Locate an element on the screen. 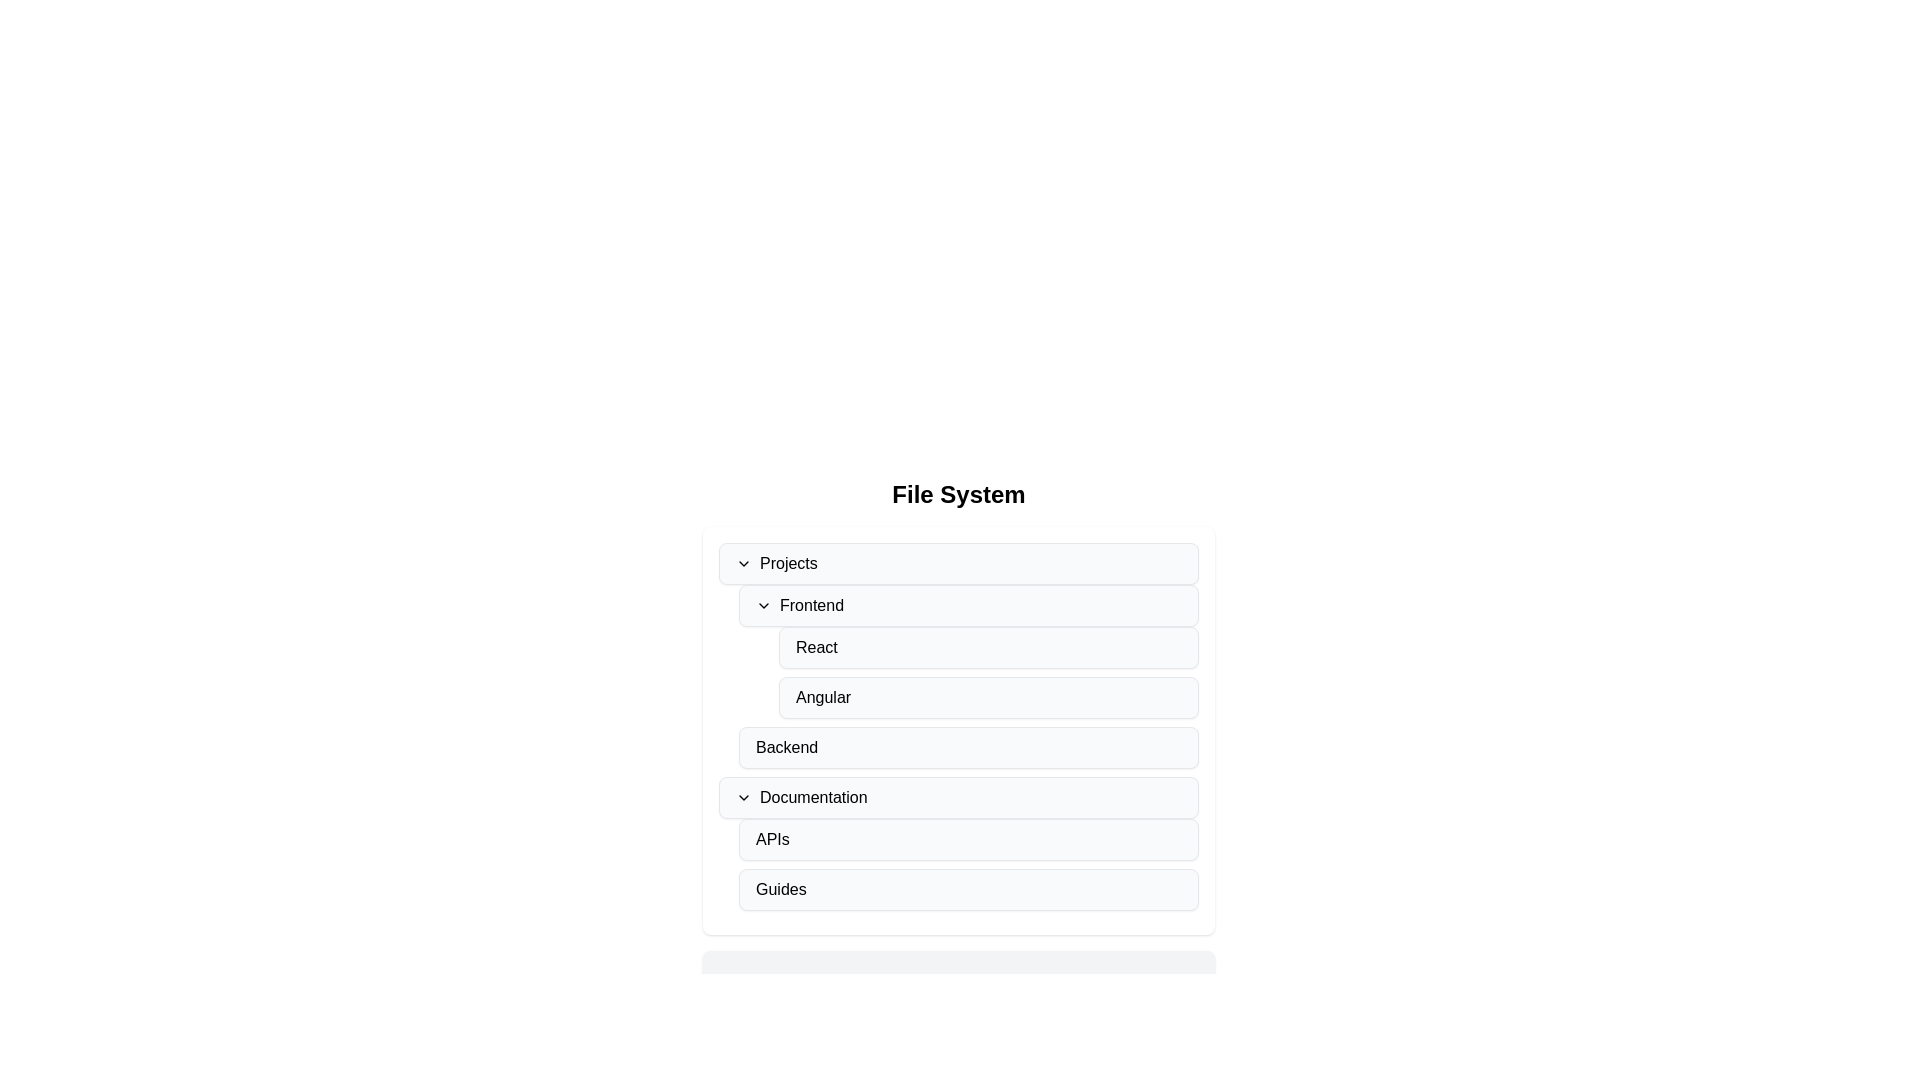 This screenshot has width=1920, height=1080. the 'Backend' button, which is a light gray rectangular button with rounded corners located in the 'Documentation' section under 'File System' is located at coordinates (969, 748).